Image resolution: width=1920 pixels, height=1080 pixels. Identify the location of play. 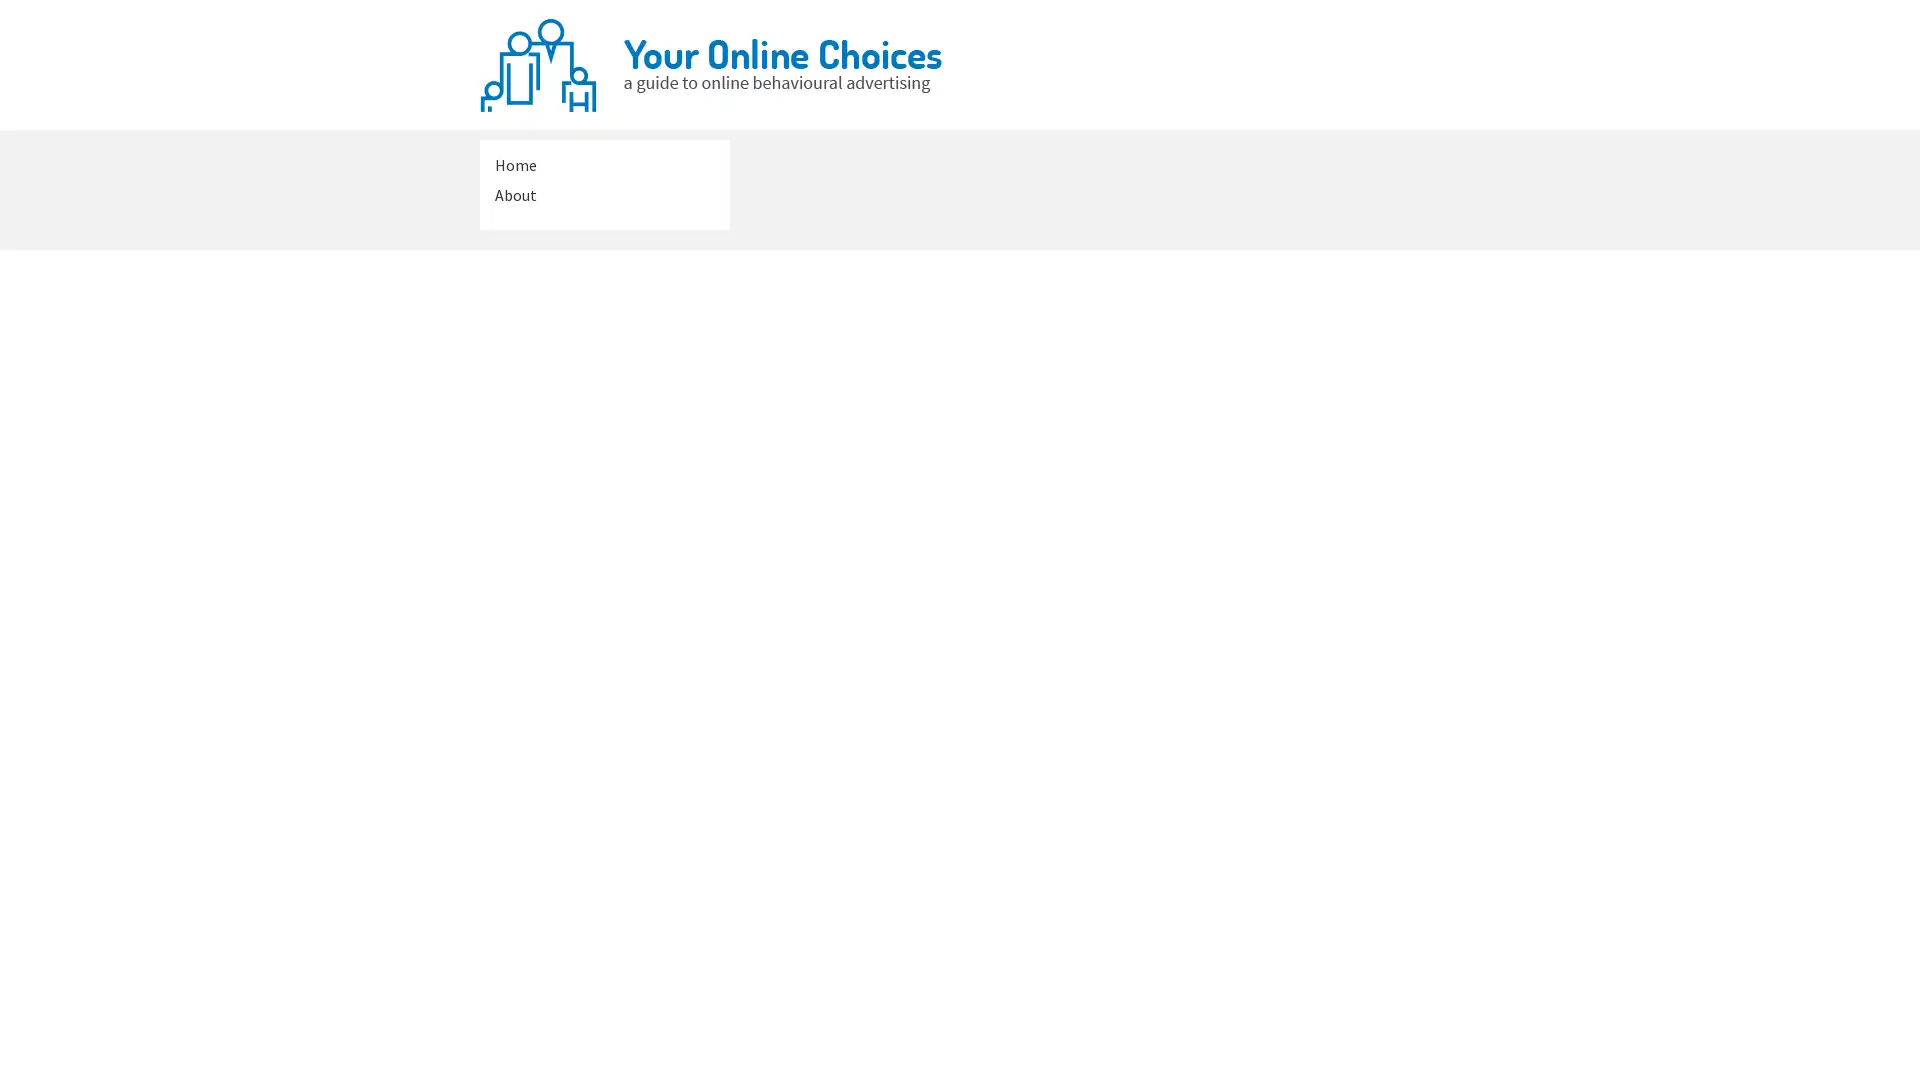
(845, 547).